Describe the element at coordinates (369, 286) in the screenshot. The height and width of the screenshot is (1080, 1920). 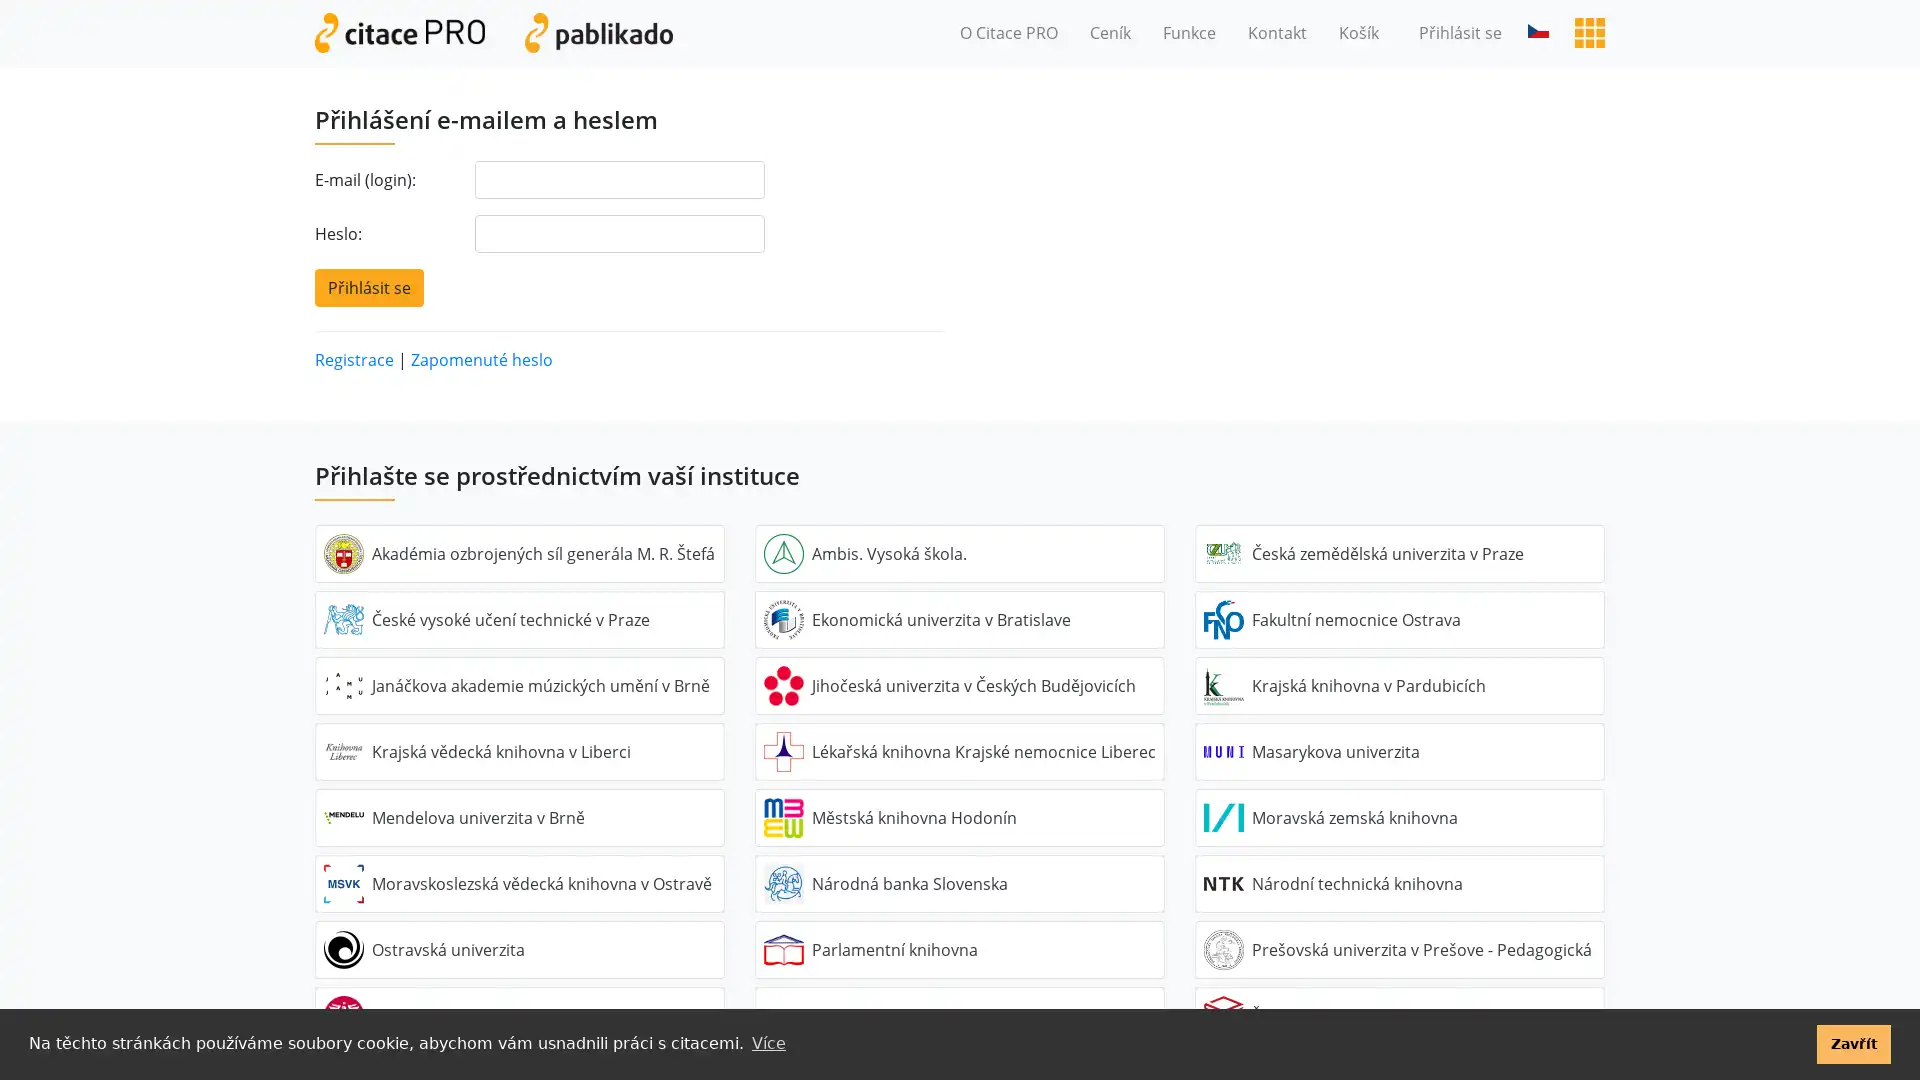
I see `Prihlasit se` at that location.